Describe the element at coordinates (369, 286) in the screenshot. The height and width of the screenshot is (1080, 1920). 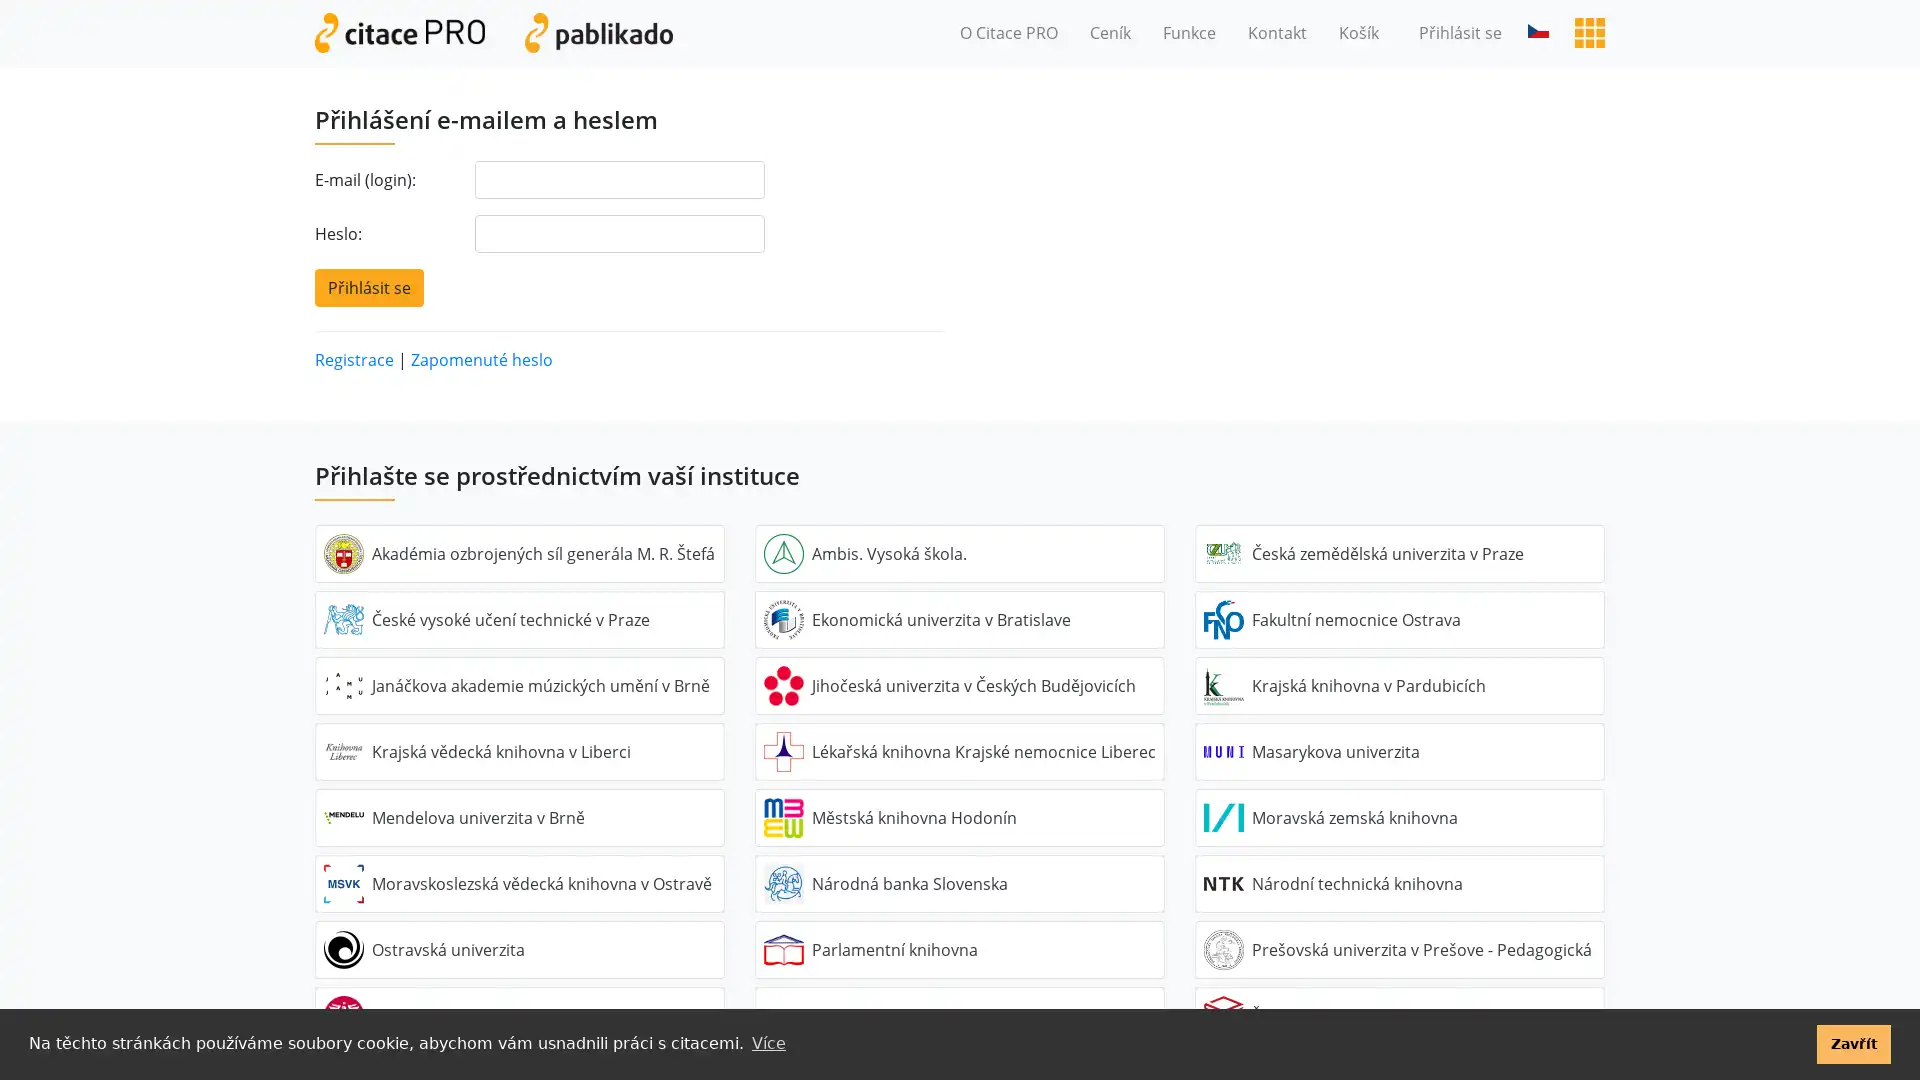
I see `Prihlasit se` at that location.